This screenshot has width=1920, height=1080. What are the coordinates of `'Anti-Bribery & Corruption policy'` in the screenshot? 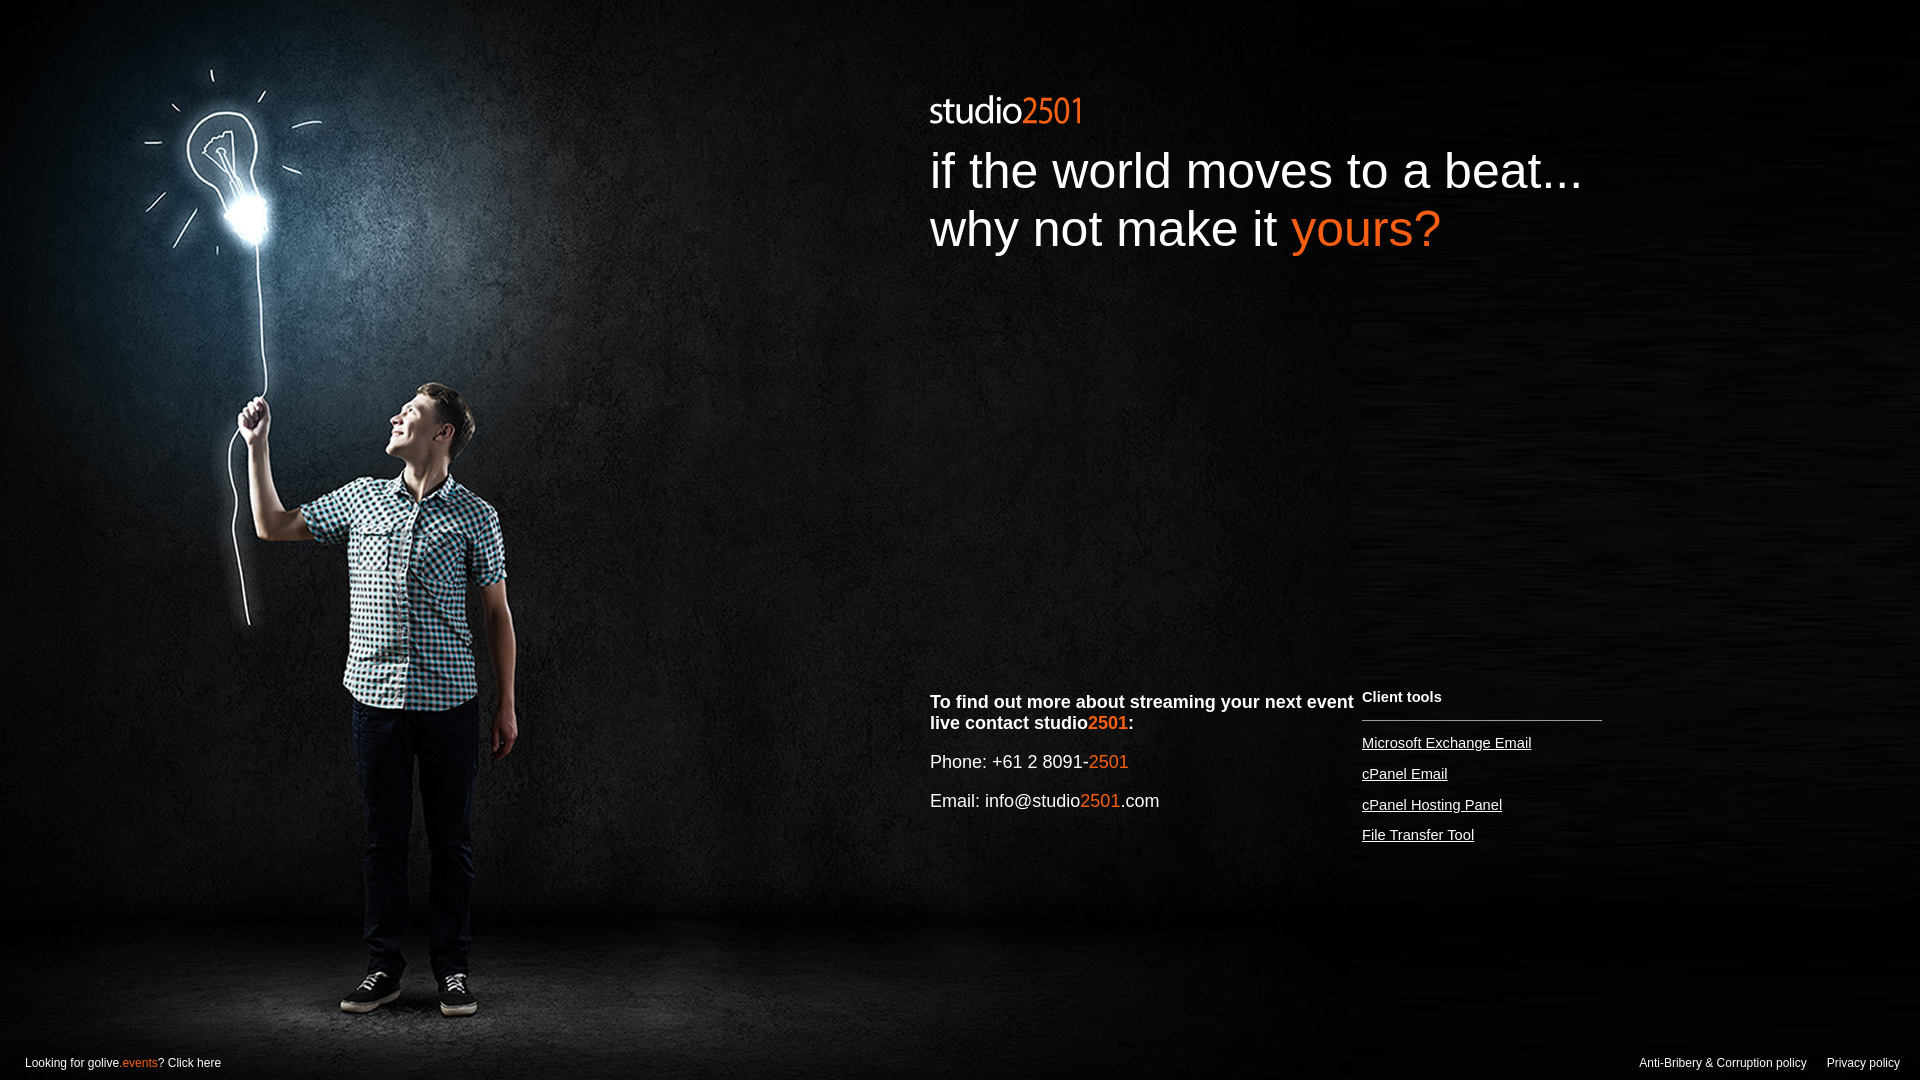 It's located at (1721, 1062).